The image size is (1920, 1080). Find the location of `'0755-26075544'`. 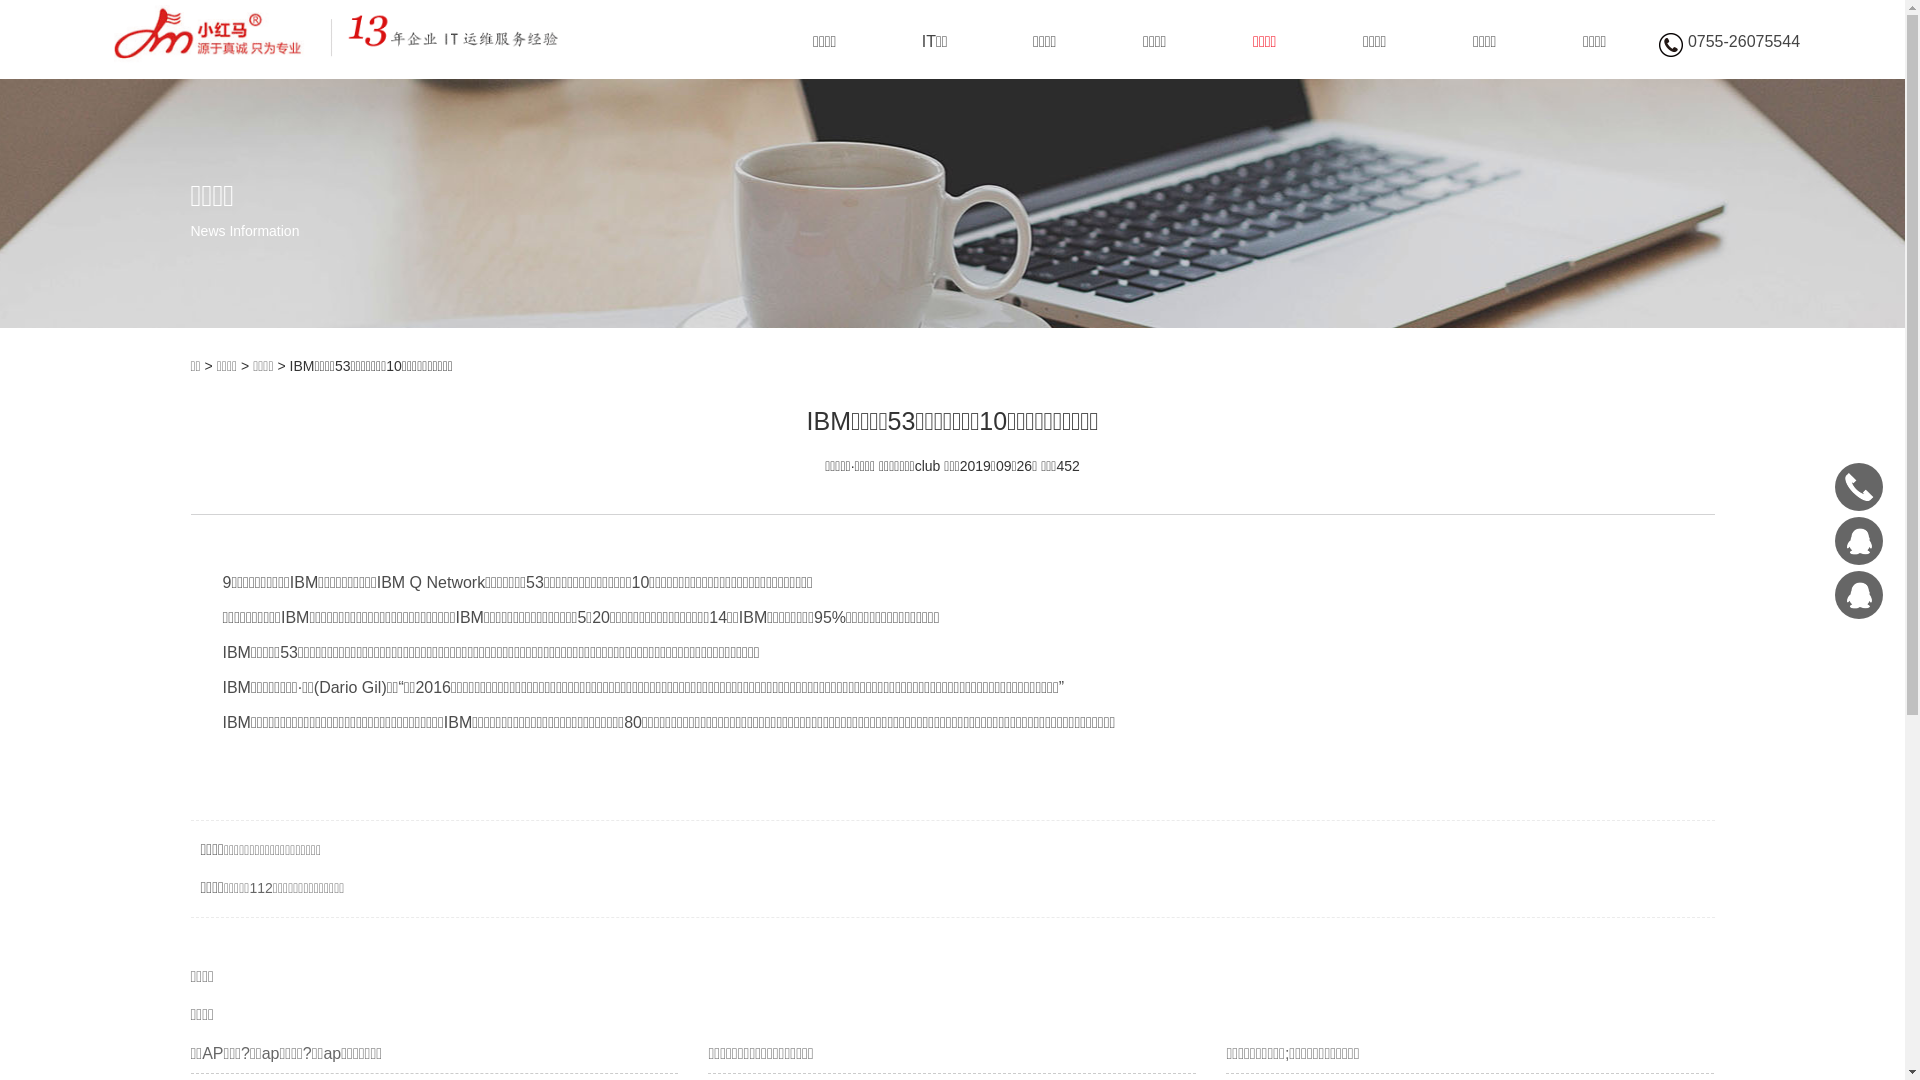

'0755-26075544' is located at coordinates (1857, 486).